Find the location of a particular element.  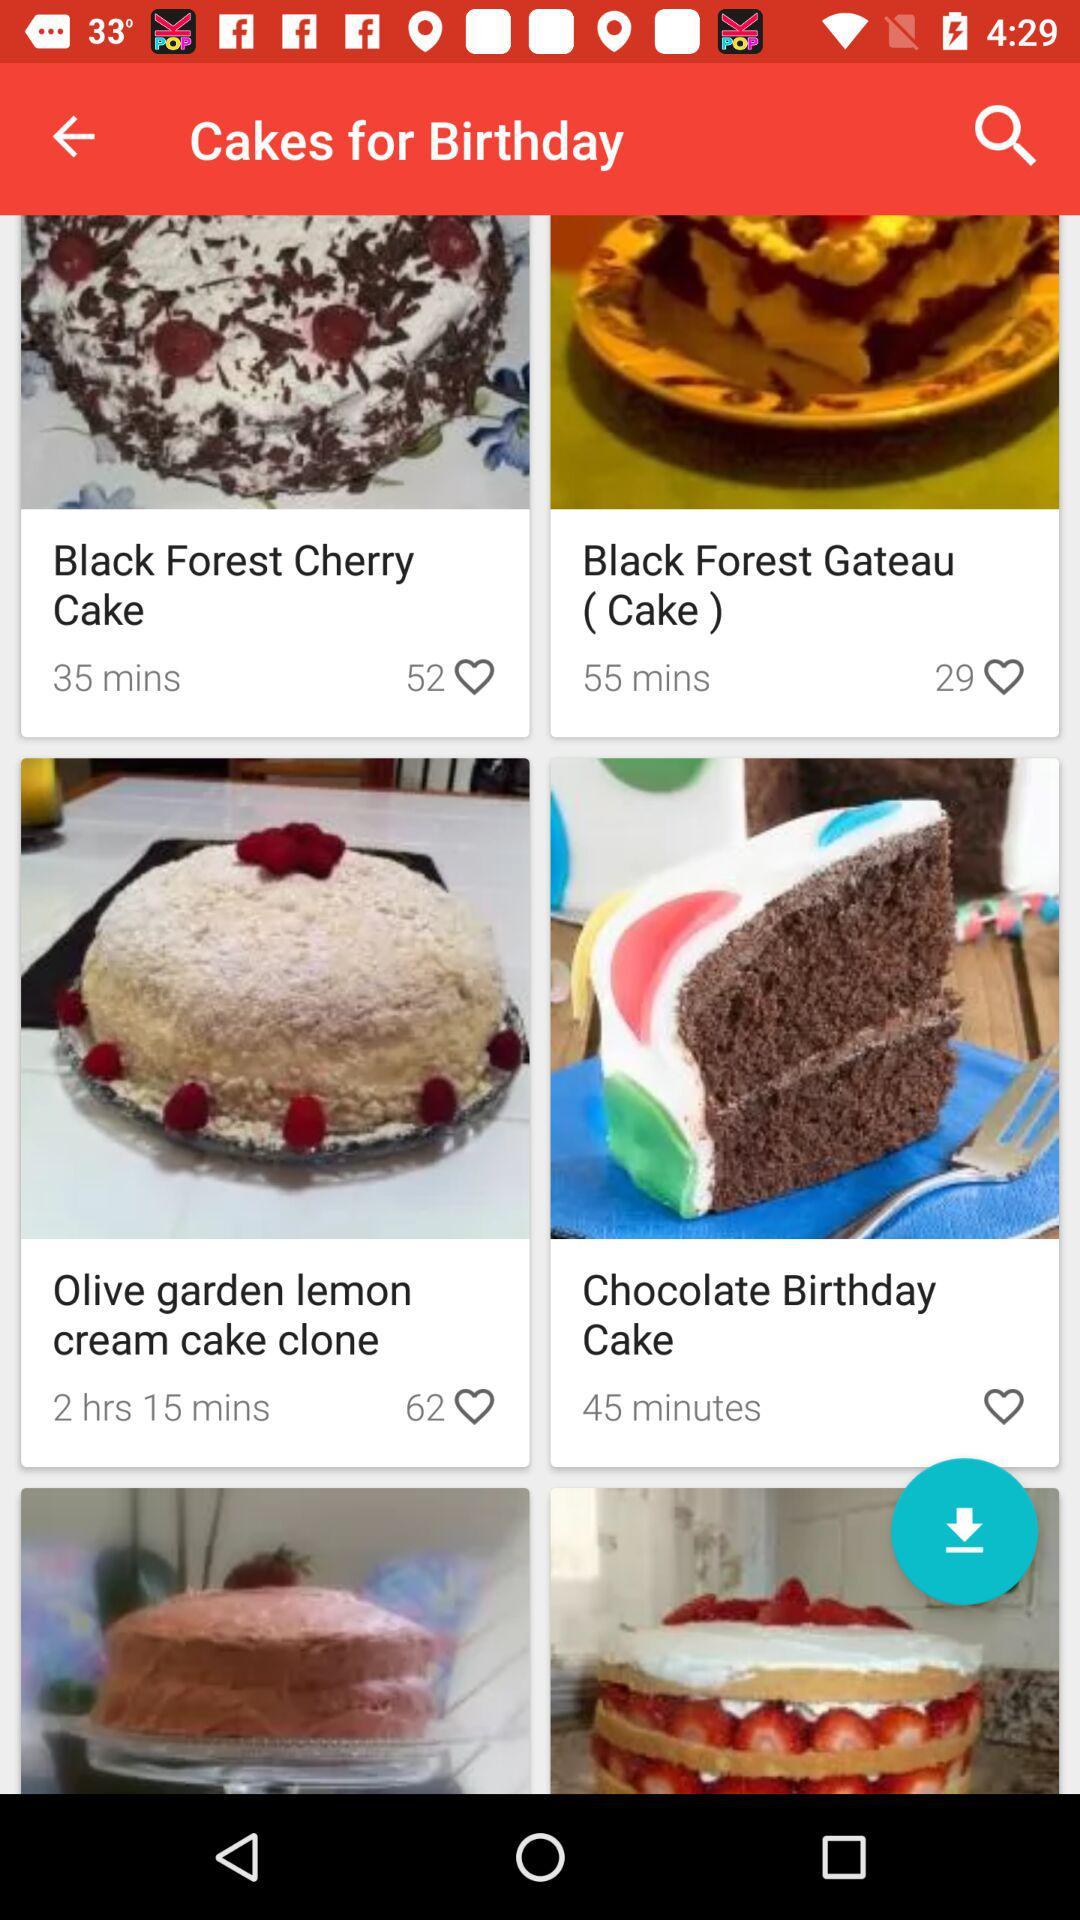

the file_download icon is located at coordinates (963, 1530).